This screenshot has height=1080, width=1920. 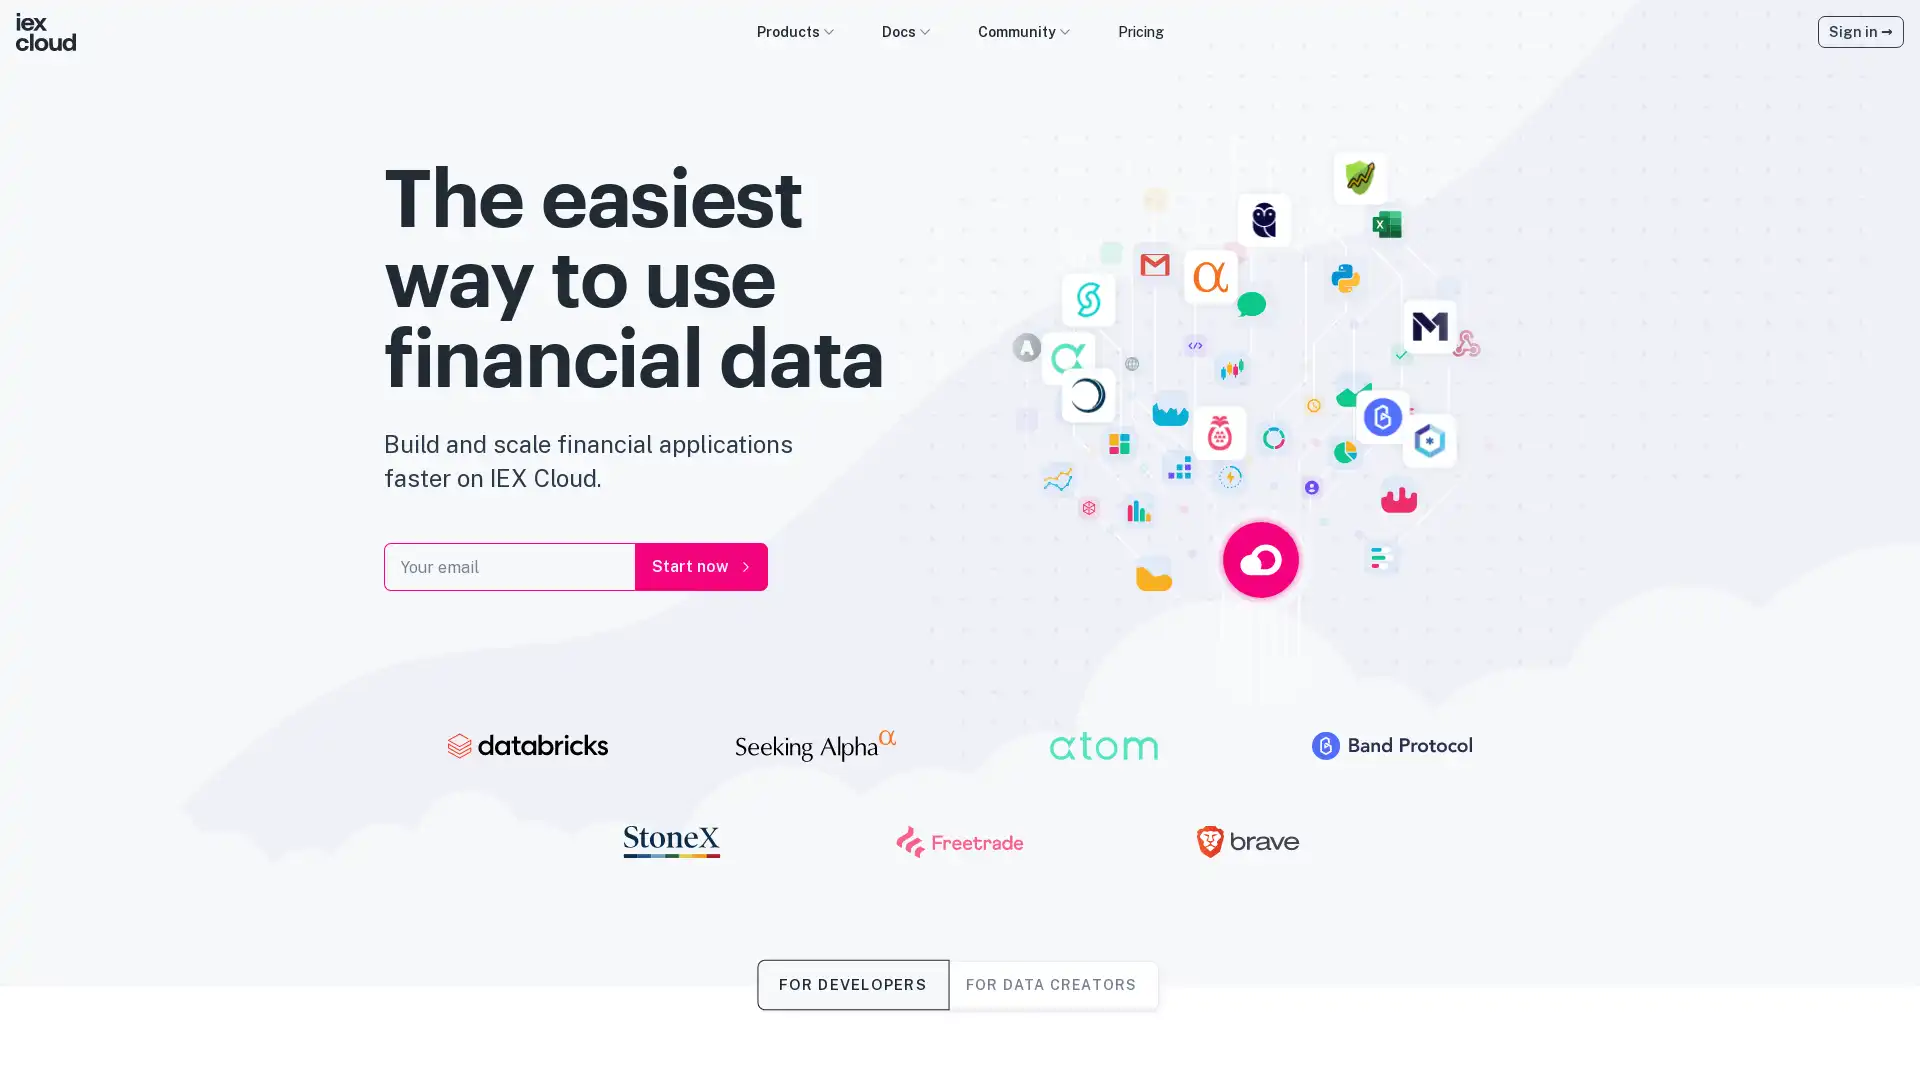 What do you see at coordinates (852, 983) in the screenshot?
I see `FOR DEVELOPERS` at bounding box center [852, 983].